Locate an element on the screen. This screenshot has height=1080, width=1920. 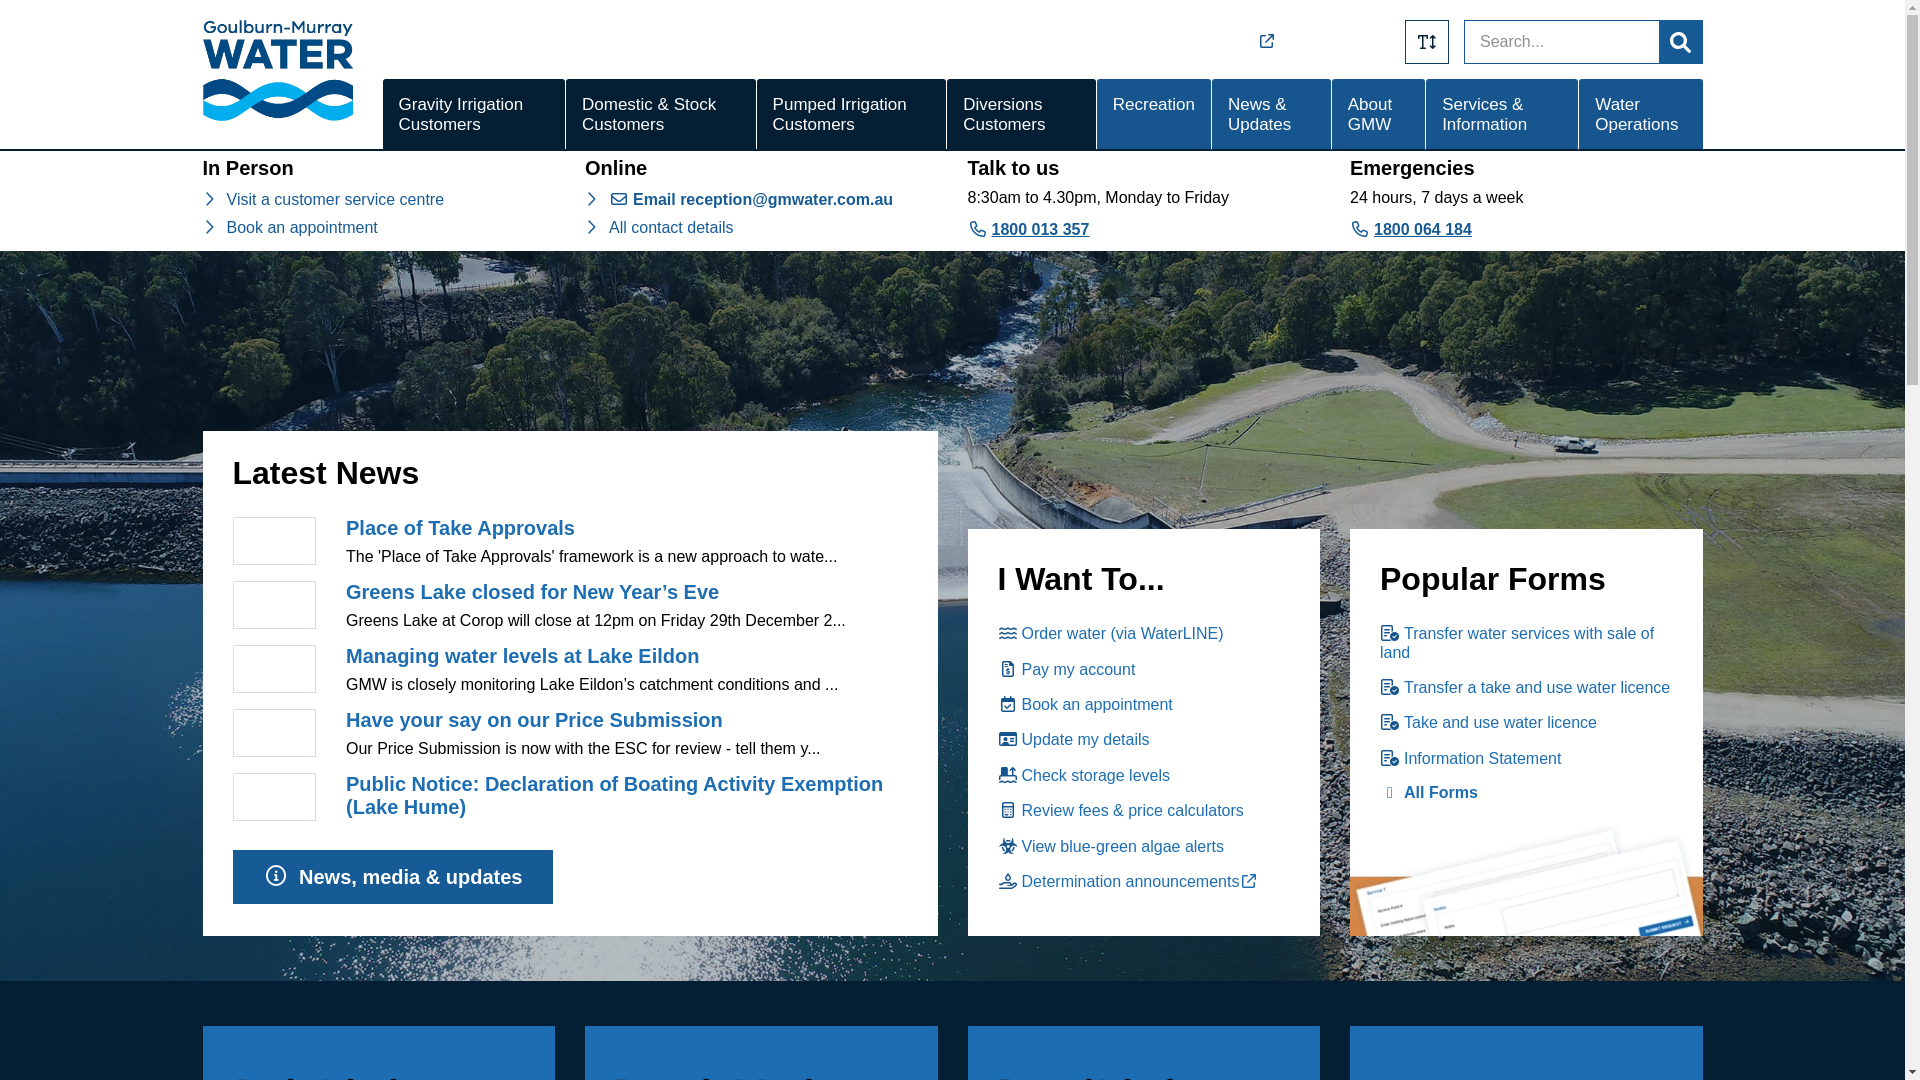
'Email reception@gmwater.com.au' is located at coordinates (608, 199).